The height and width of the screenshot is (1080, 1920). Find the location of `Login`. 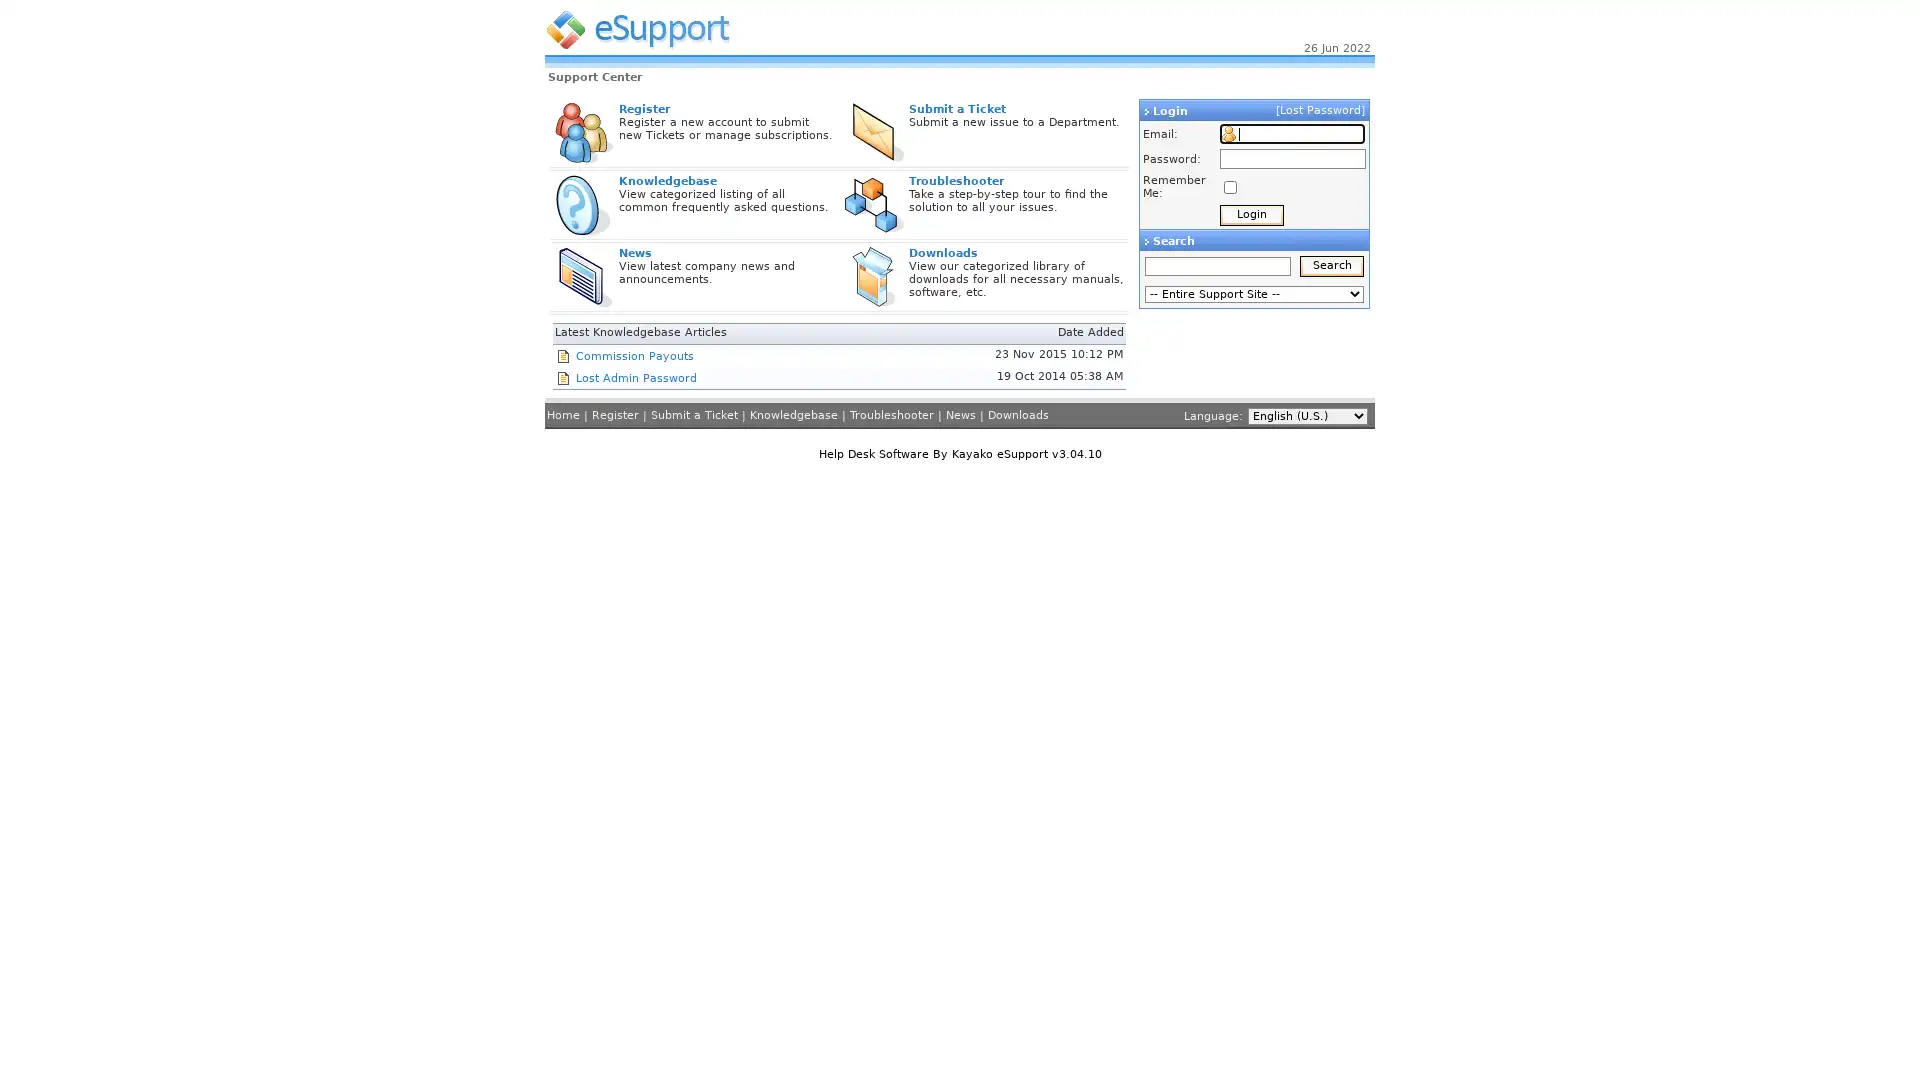

Login is located at coordinates (1251, 215).